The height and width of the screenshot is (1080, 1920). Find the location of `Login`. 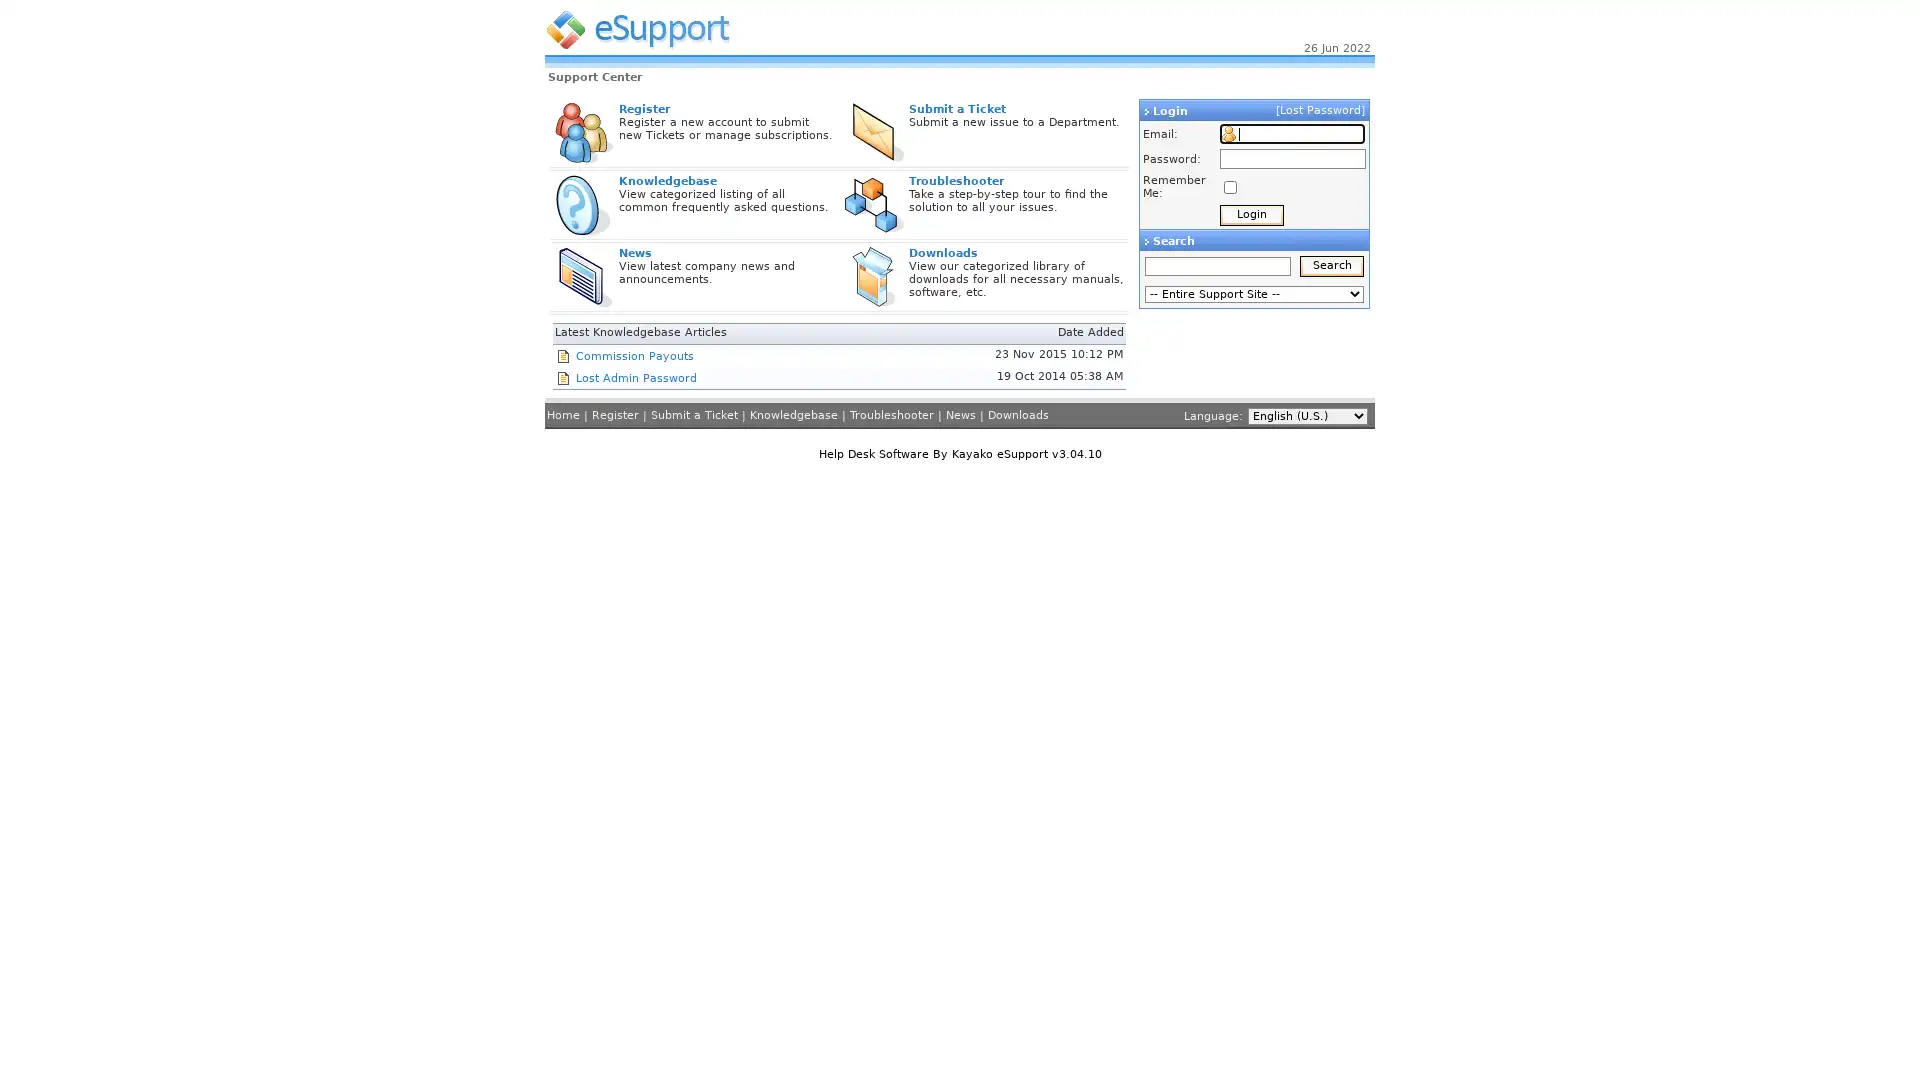

Login is located at coordinates (1251, 215).